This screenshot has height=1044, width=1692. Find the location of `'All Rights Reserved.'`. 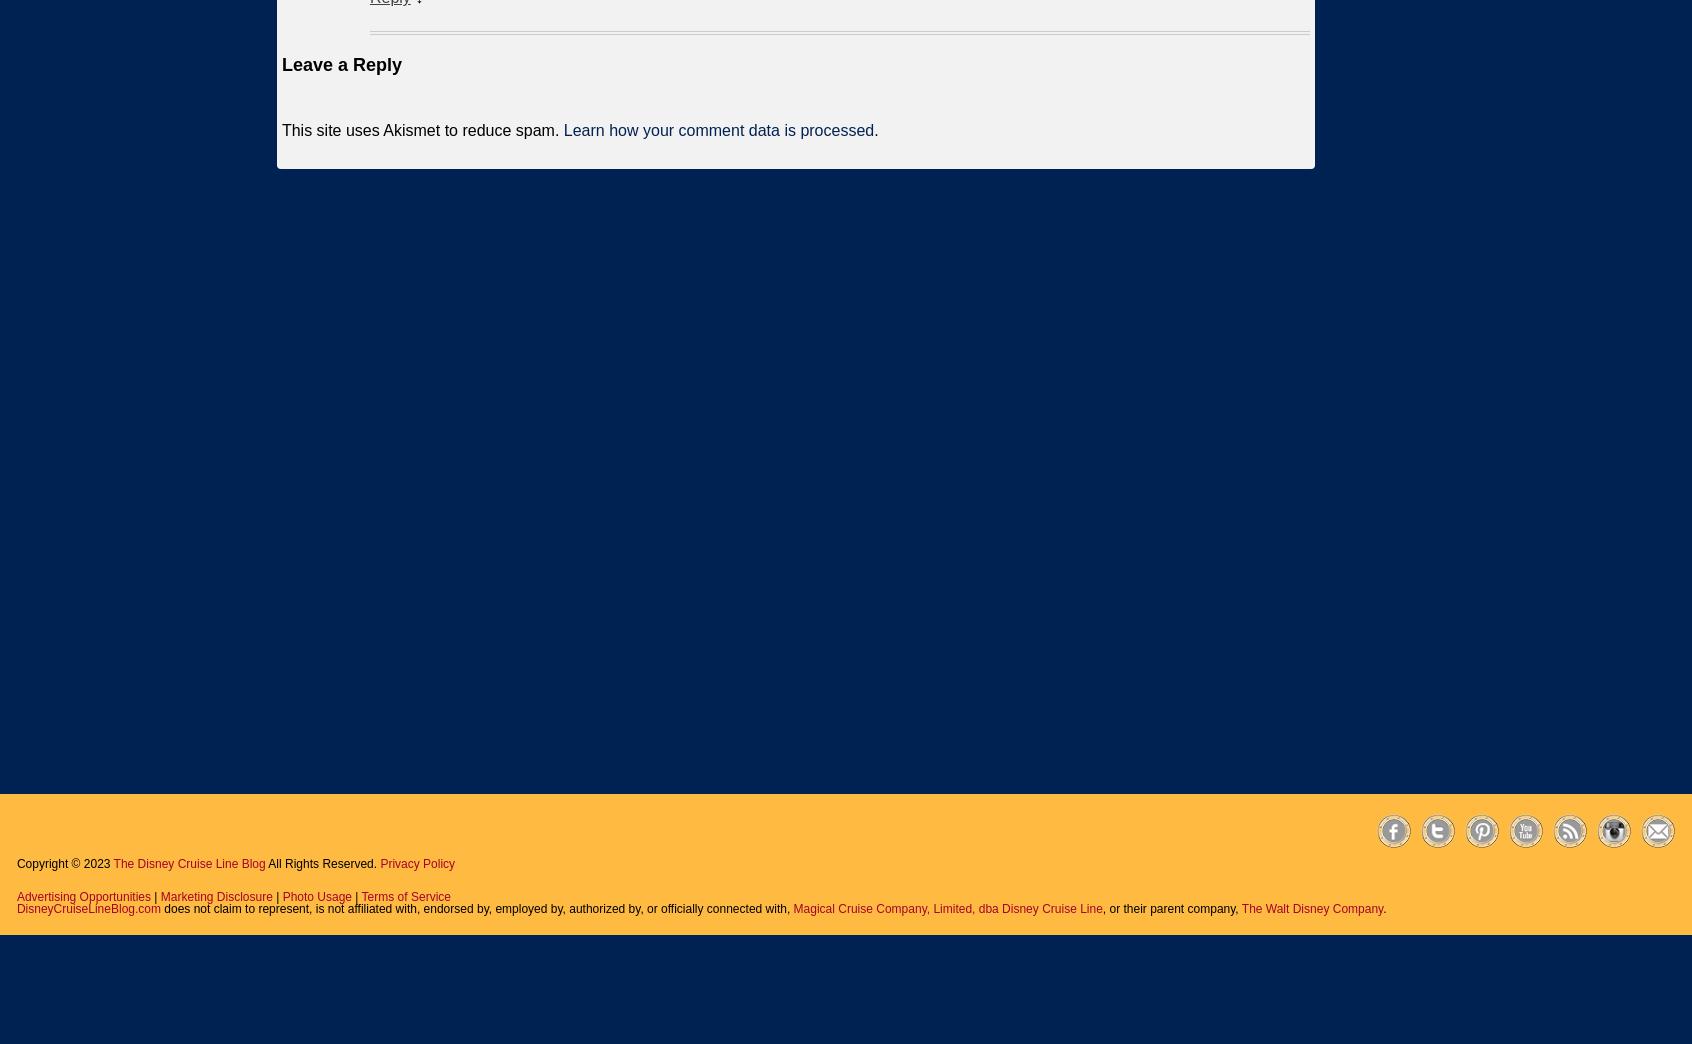

'All Rights Reserved.' is located at coordinates (321, 862).